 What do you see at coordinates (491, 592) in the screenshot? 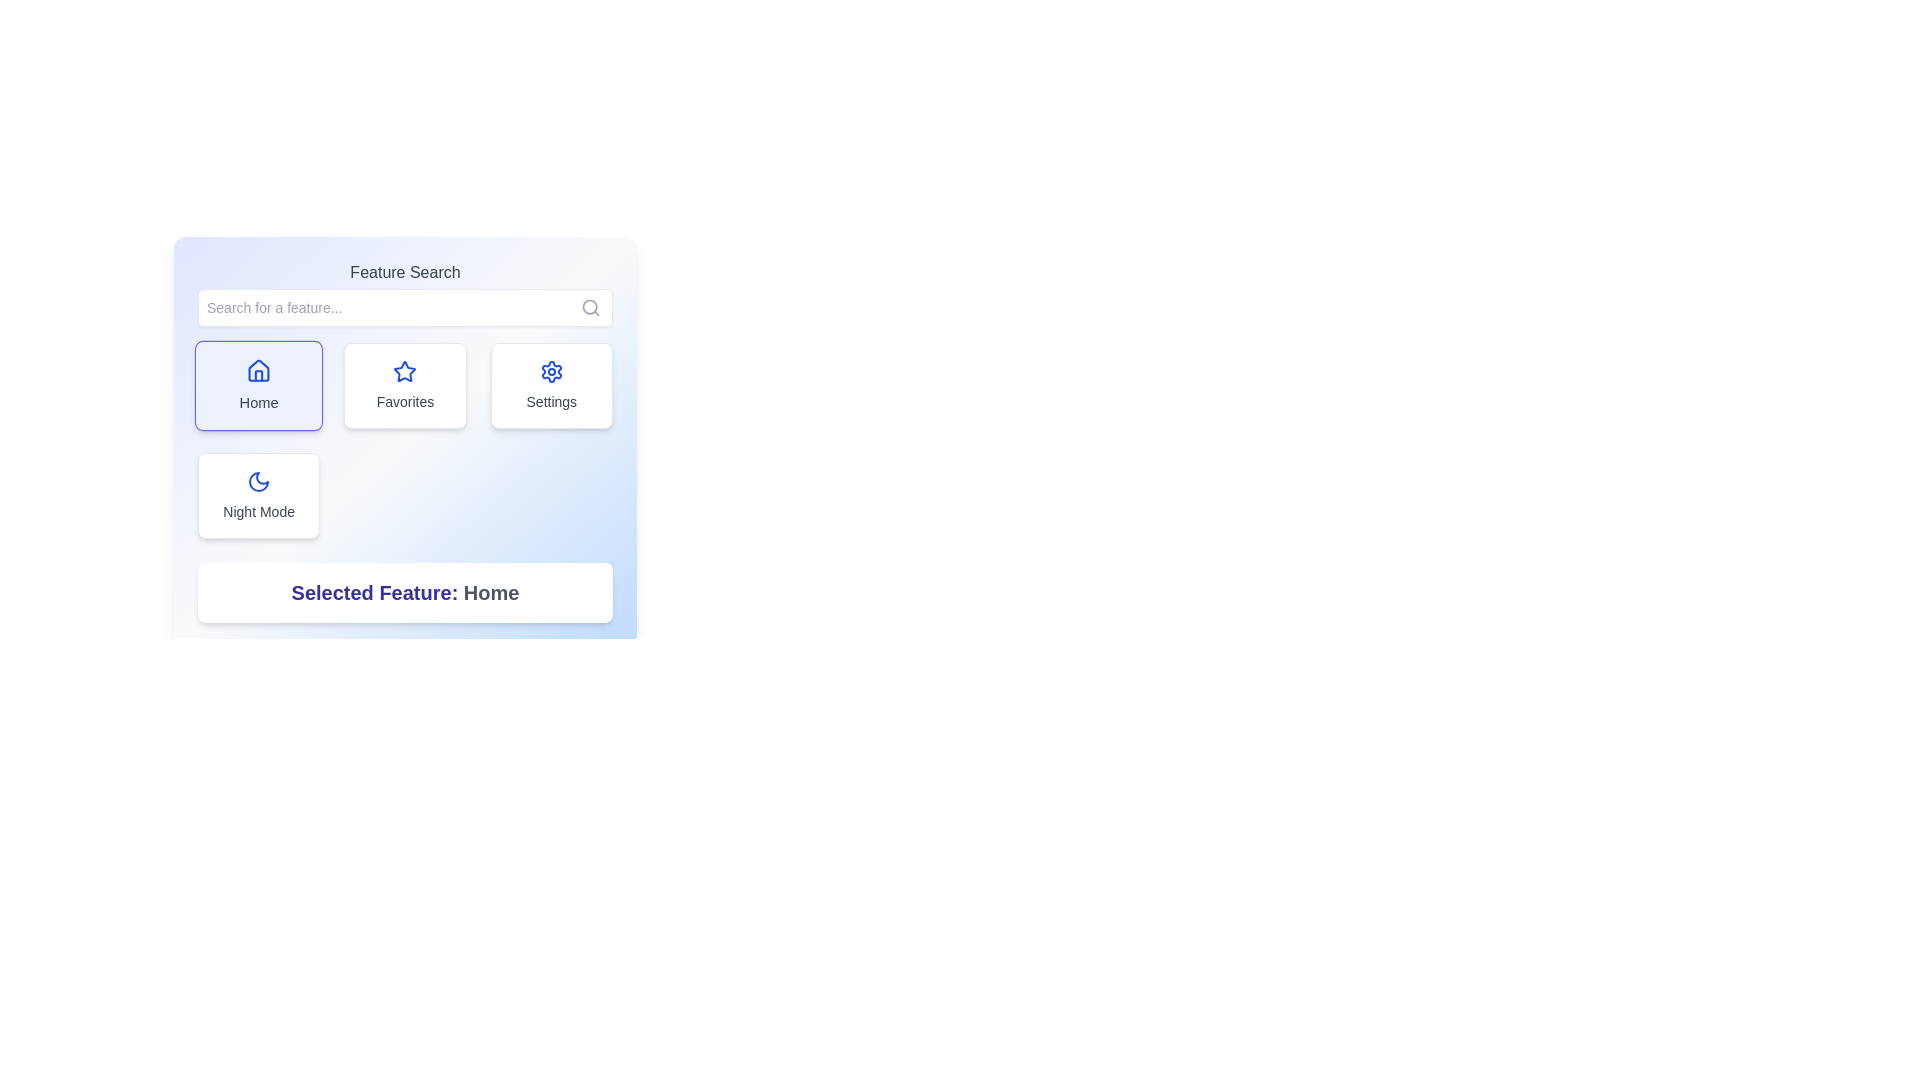
I see `the 'Home' text label, which is part of the 'Selected Feature: Home' text group` at bounding box center [491, 592].